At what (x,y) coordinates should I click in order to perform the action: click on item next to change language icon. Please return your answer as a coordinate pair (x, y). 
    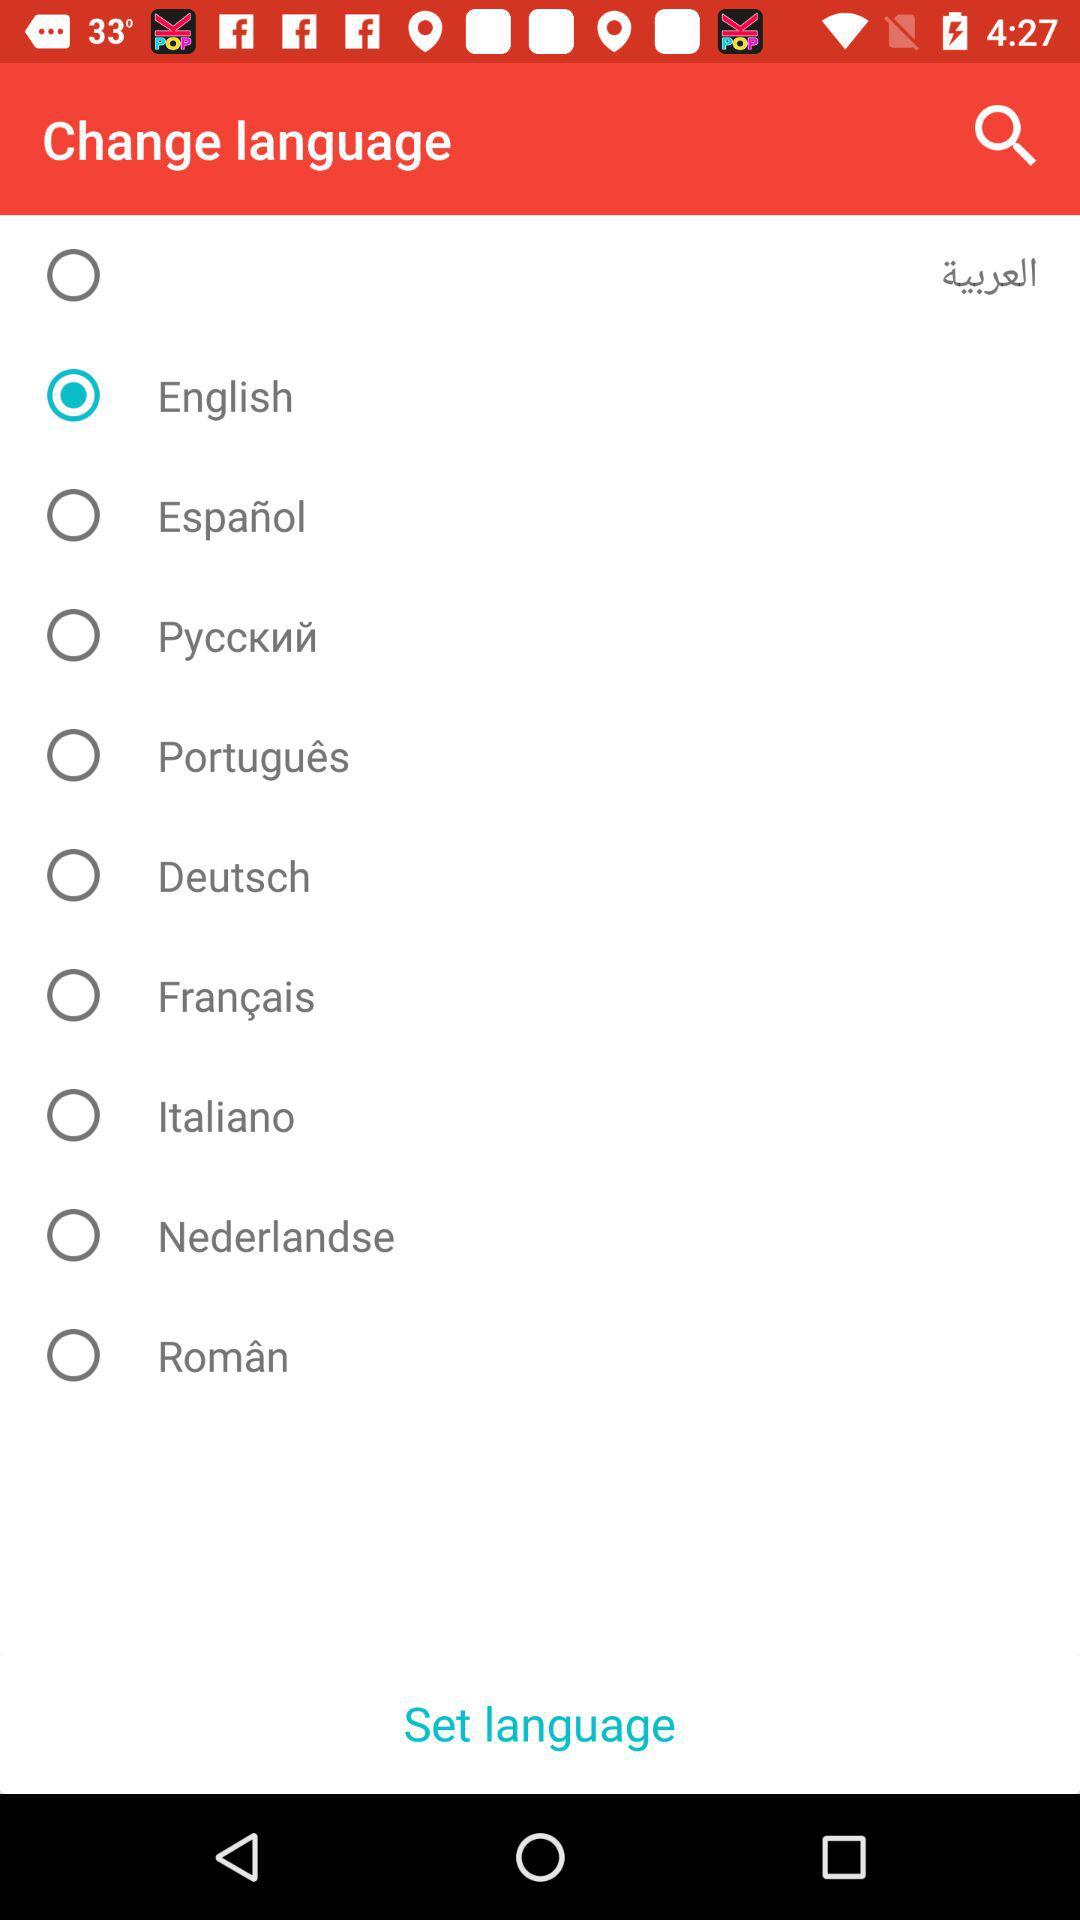
    Looking at the image, I should click on (1006, 135).